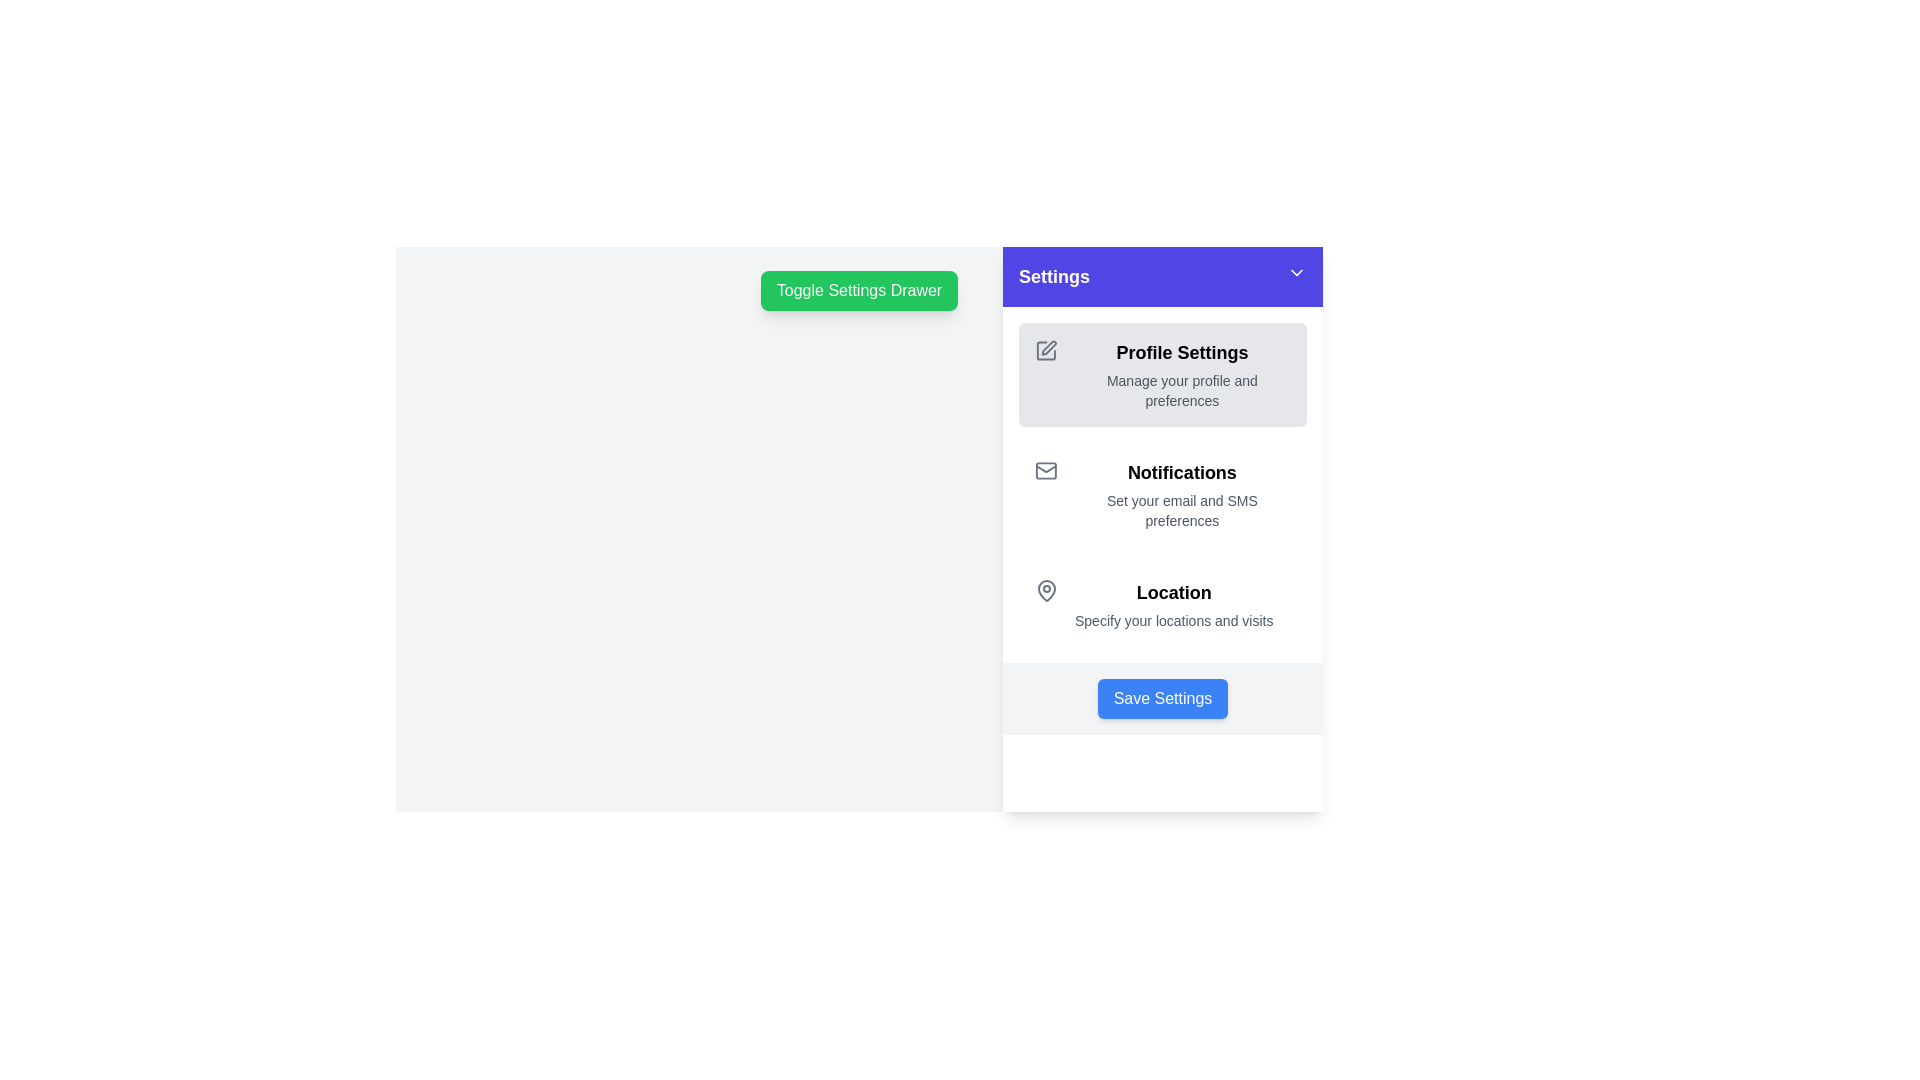 Image resolution: width=1920 pixels, height=1080 pixels. I want to click on the 'Location' icon, which is the leading icon in the third row of settings options, visually representing the 'Location' section for specifying site locations and visits, so click(1045, 589).